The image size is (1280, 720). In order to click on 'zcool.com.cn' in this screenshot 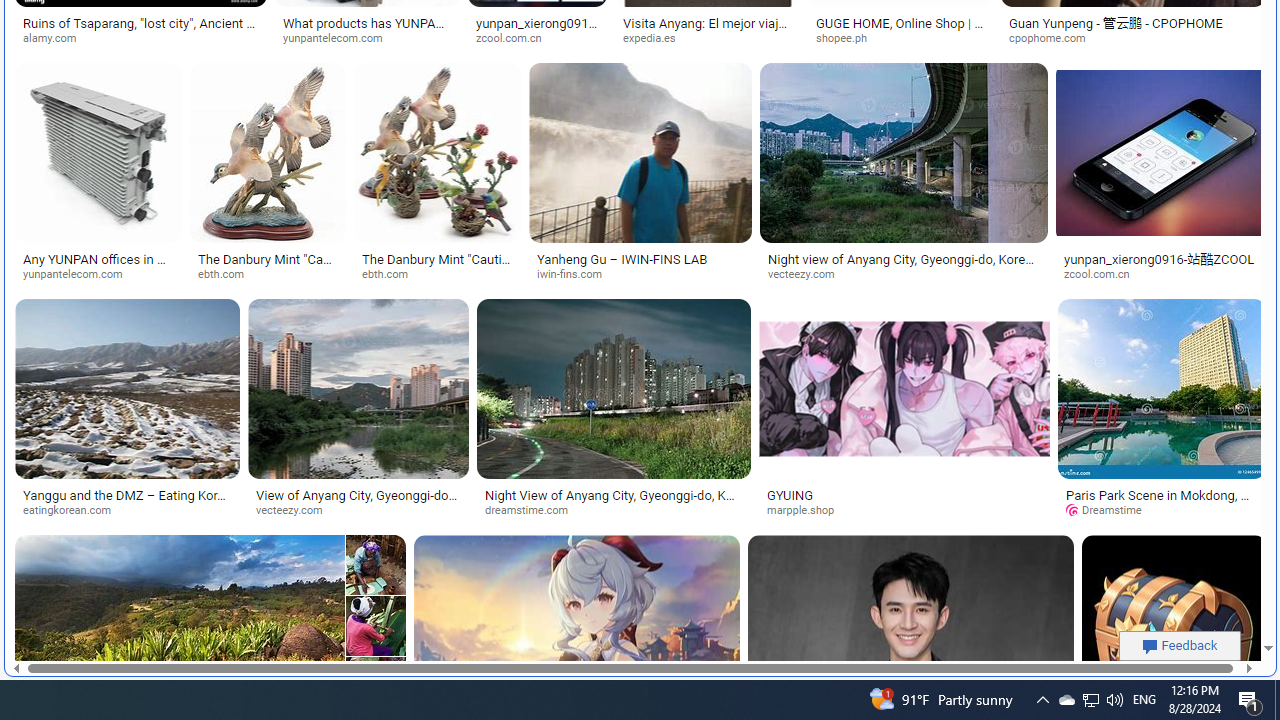, I will do `click(1103, 274)`.